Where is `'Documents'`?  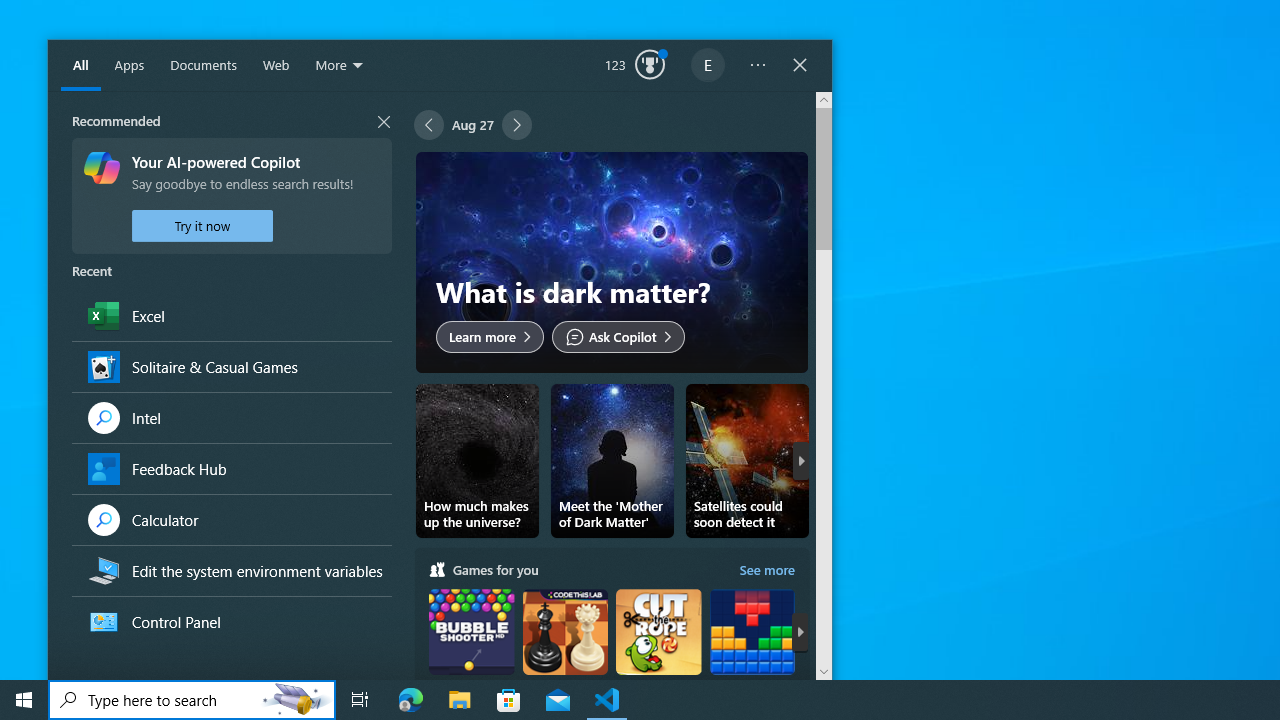 'Documents' is located at coordinates (203, 65).